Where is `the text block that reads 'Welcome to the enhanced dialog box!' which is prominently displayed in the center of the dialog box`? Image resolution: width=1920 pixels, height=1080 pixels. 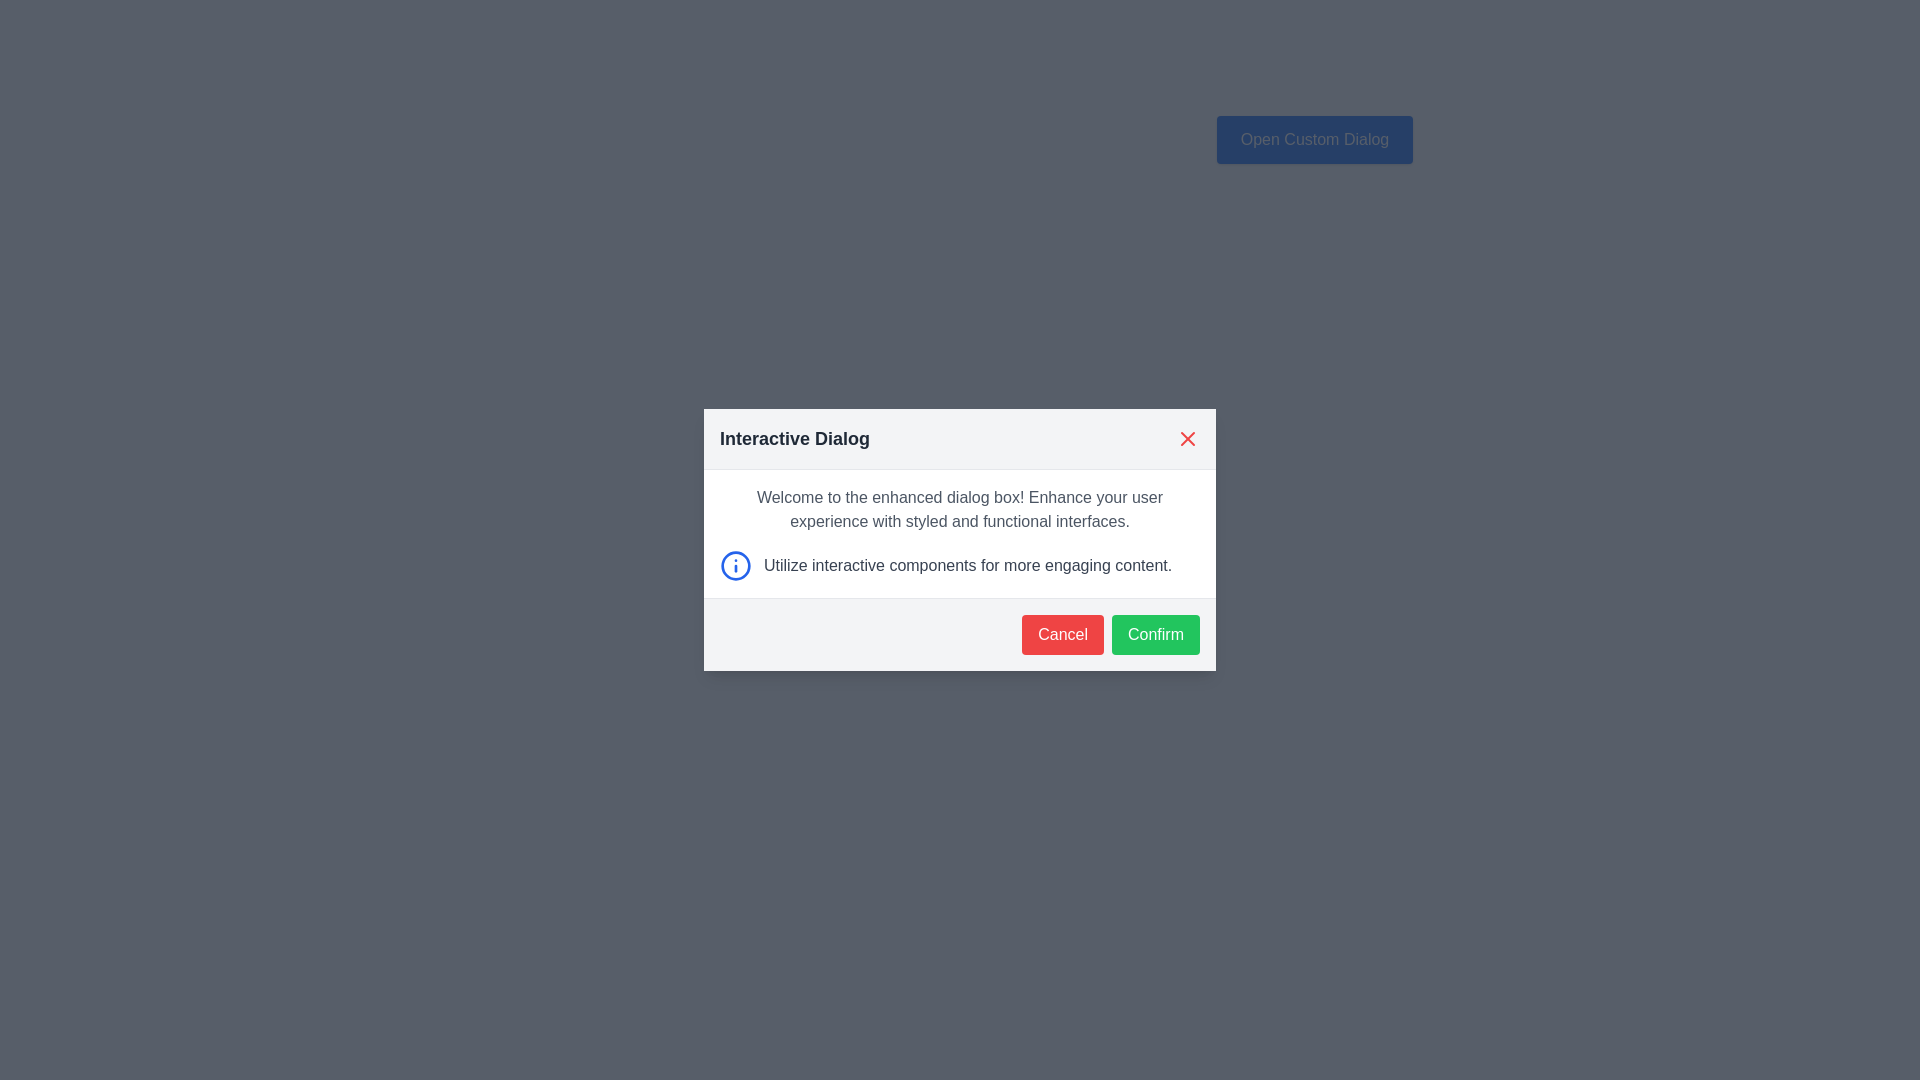 the text block that reads 'Welcome to the enhanced dialog box!' which is prominently displayed in the center of the dialog box is located at coordinates (960, 508).